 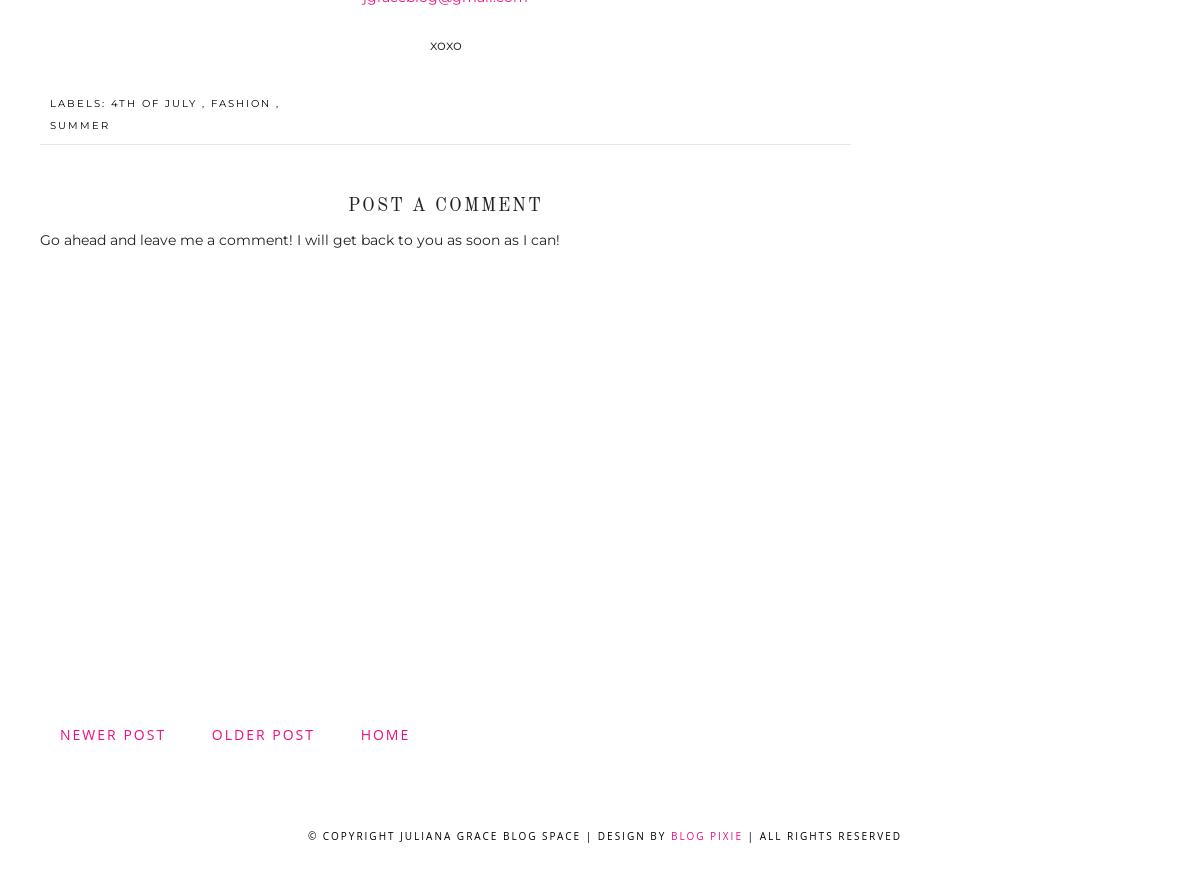 What do you see at coordinates (80, 124) in the screenshot?
I see `'summer'` at bounding box center [80, 124].